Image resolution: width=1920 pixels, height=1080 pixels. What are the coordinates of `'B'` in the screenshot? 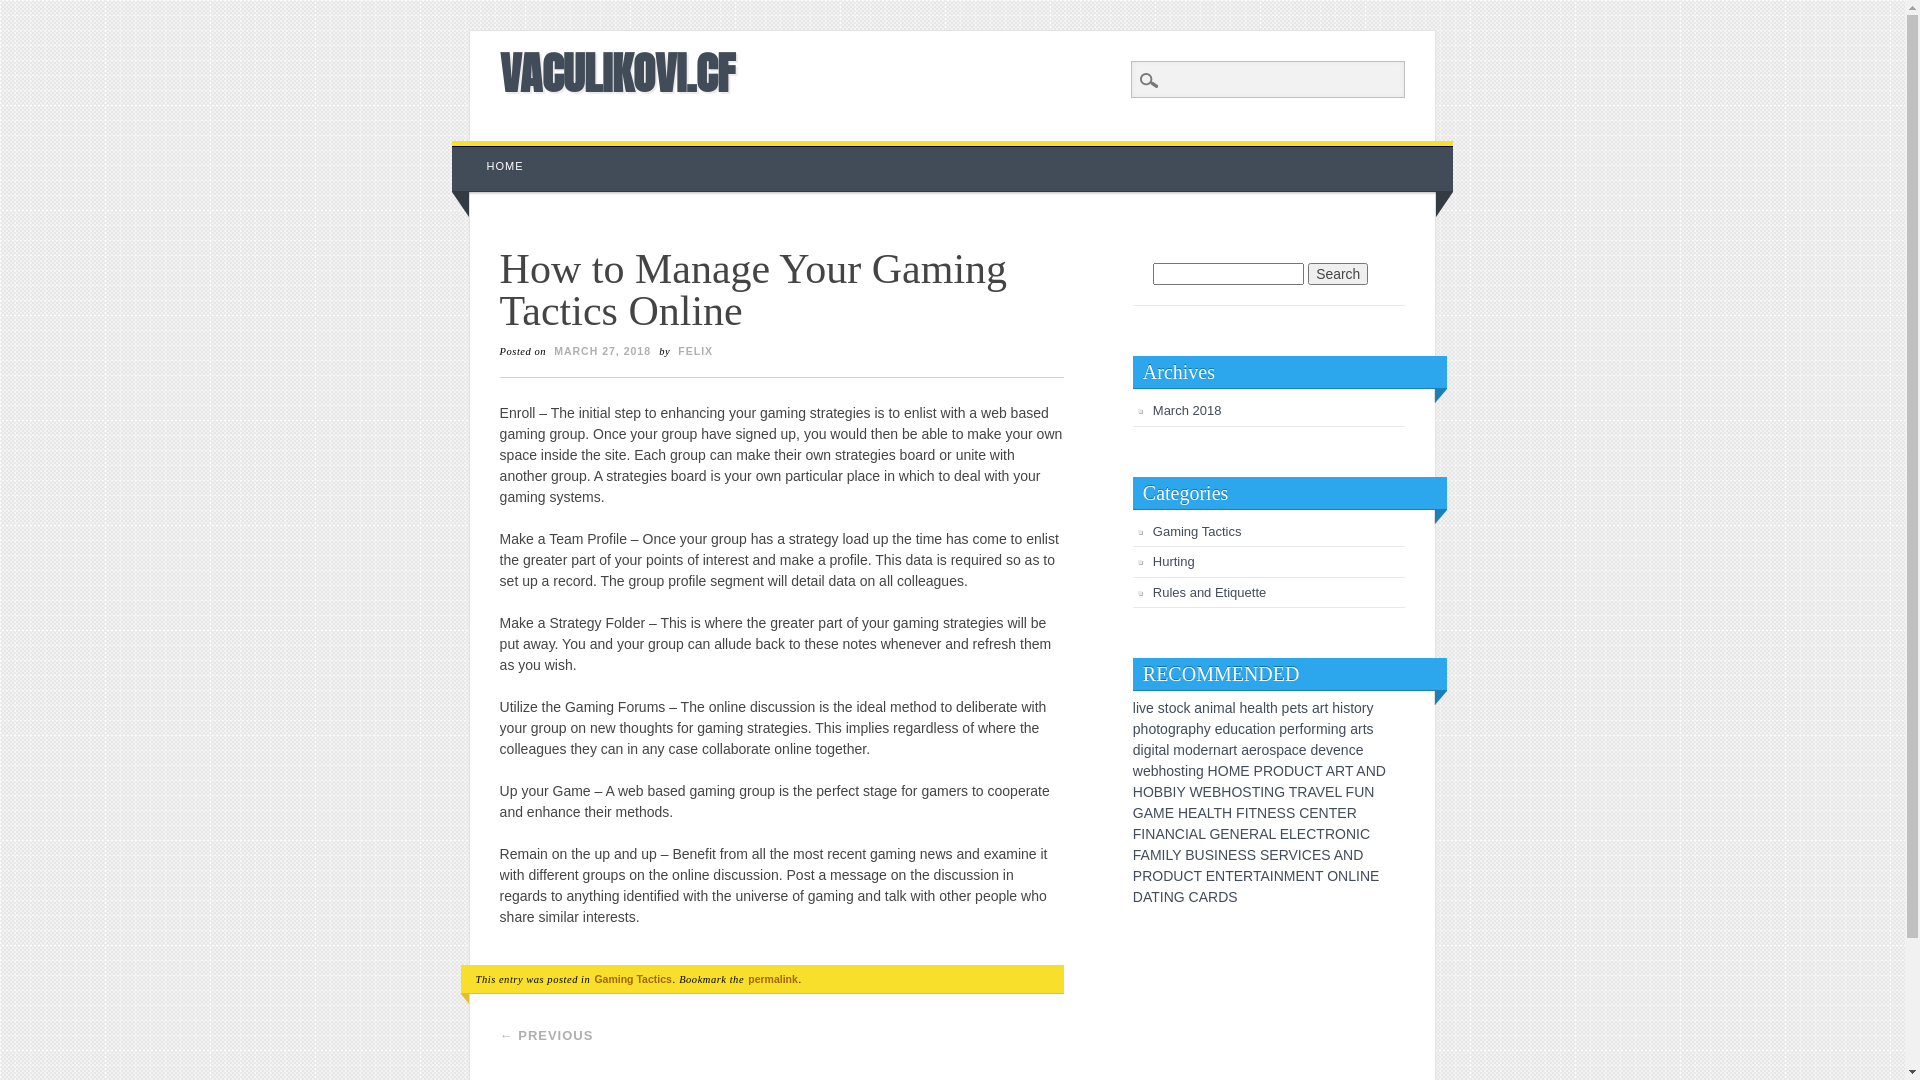 It's located at (1215, 790).